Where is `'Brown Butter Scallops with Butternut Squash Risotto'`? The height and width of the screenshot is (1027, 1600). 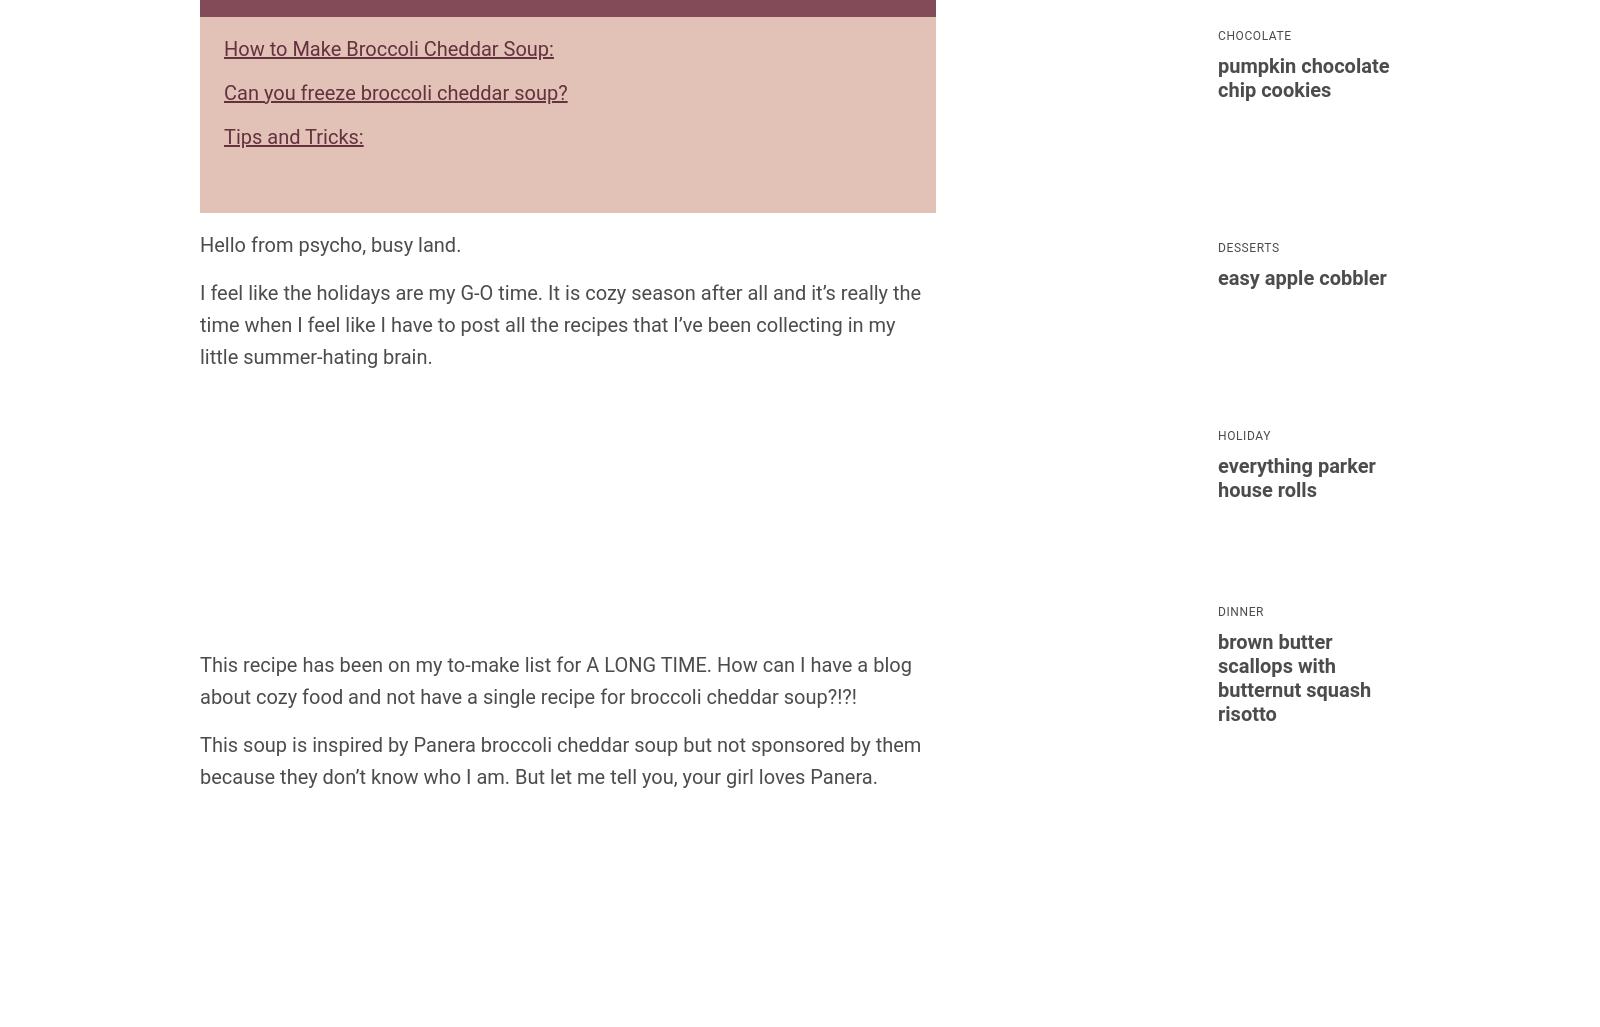 'Brown Butter Scallops with Butternut Squash Risotto' is located at coordinates (1293, 675).